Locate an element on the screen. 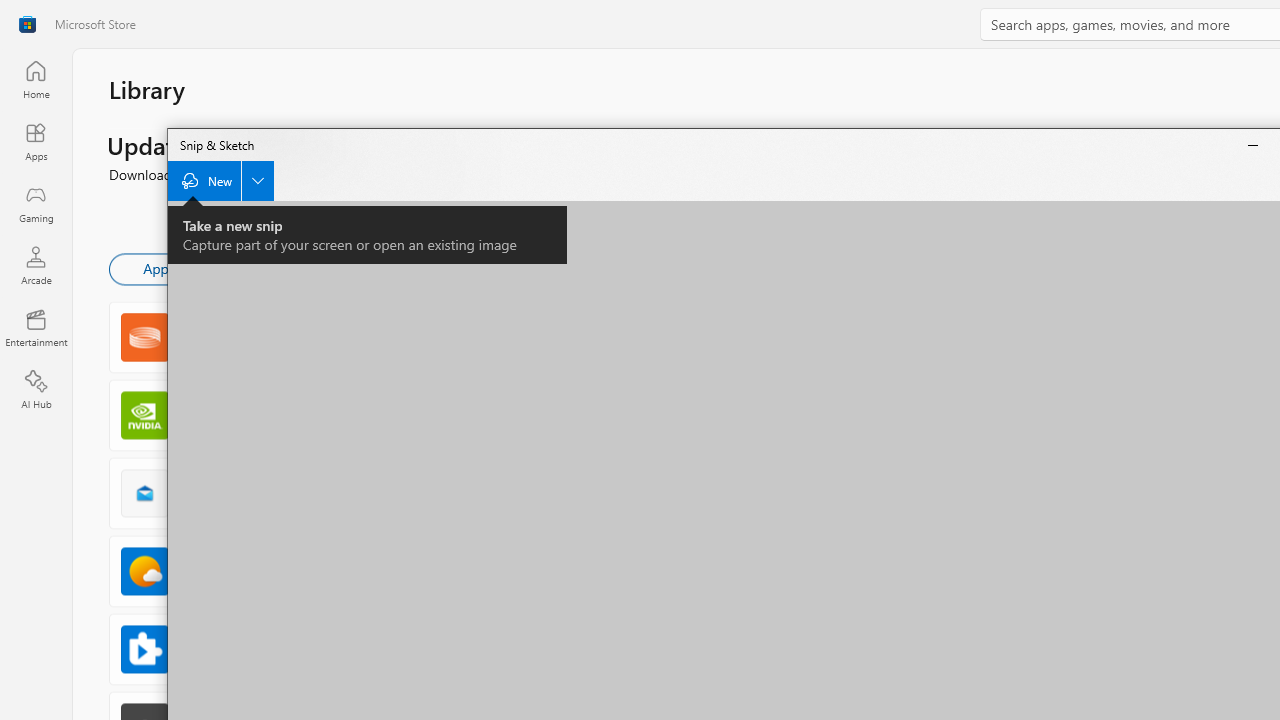 This screenshot has height=720, width=1280. 'Home' is located at coordinates (35, 78).